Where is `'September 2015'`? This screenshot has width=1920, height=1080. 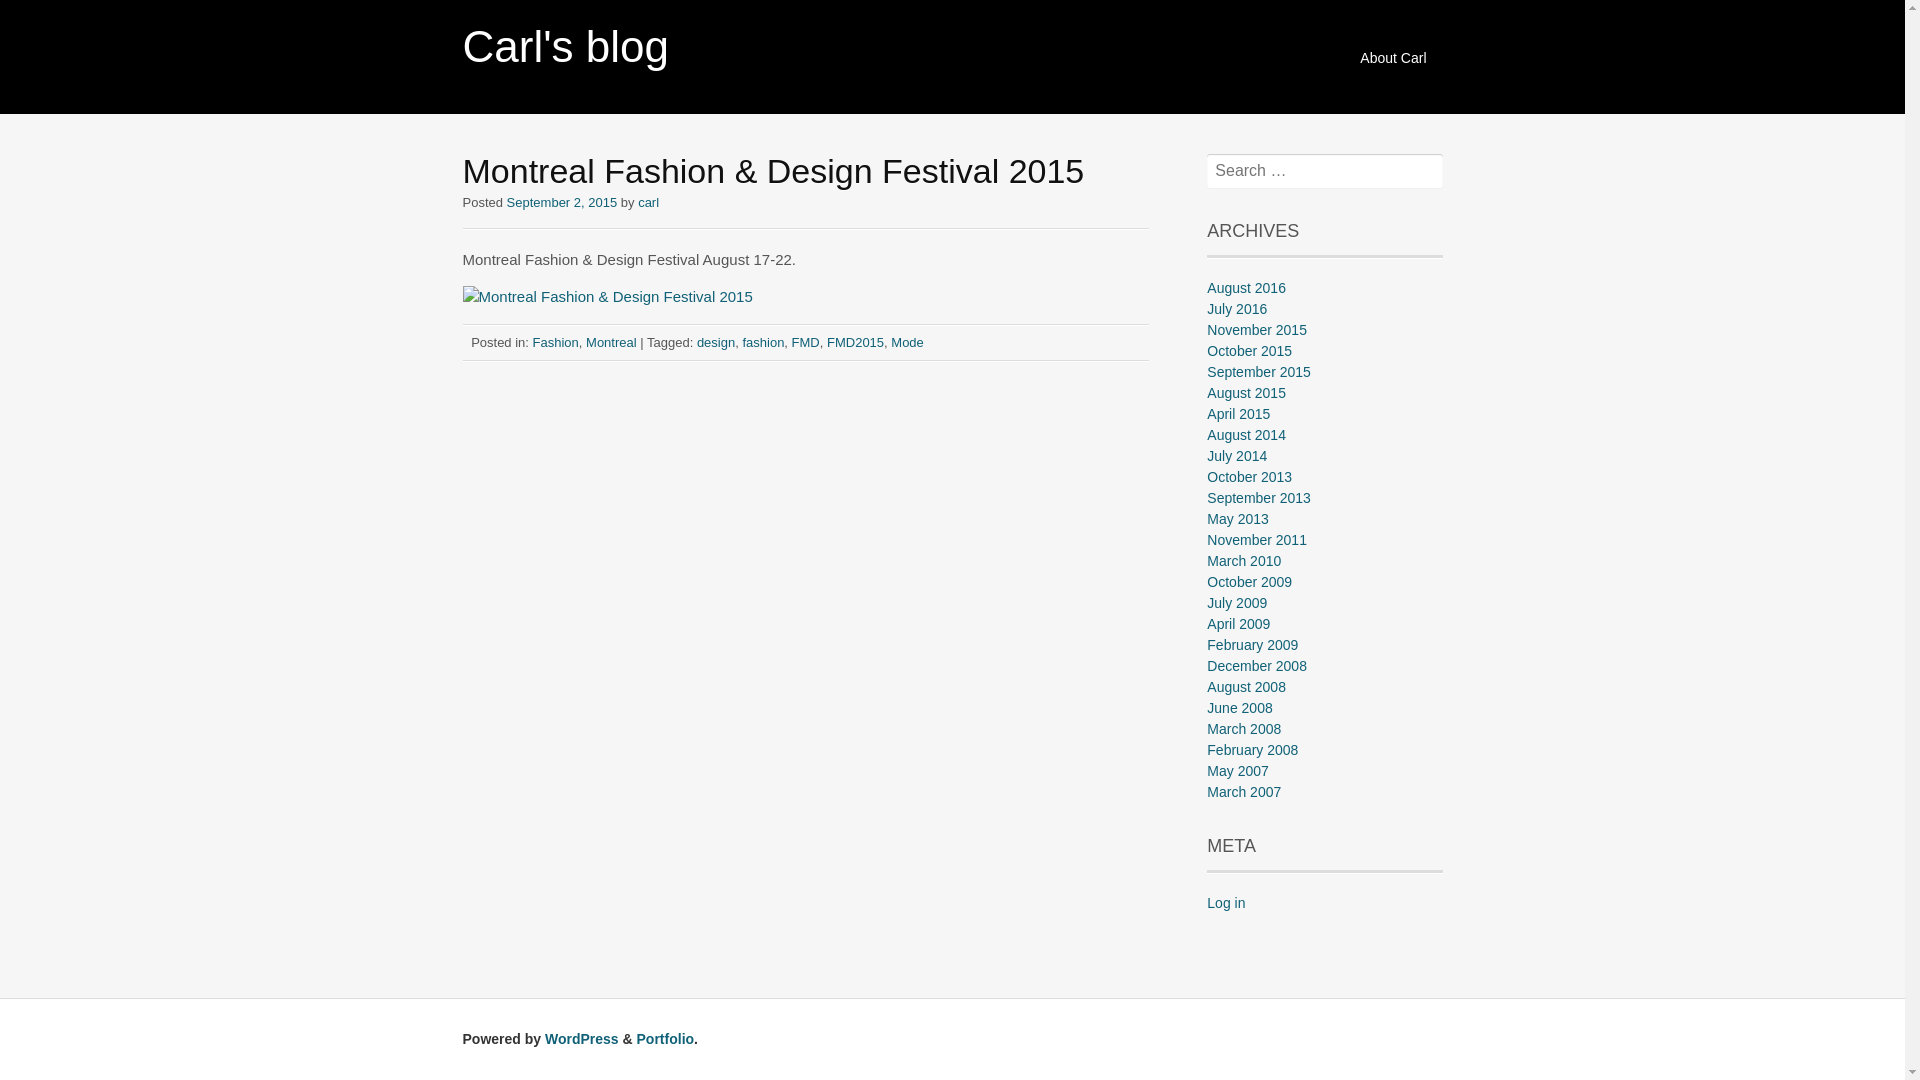
'September 2015' is located at coordinates (1257, 371).